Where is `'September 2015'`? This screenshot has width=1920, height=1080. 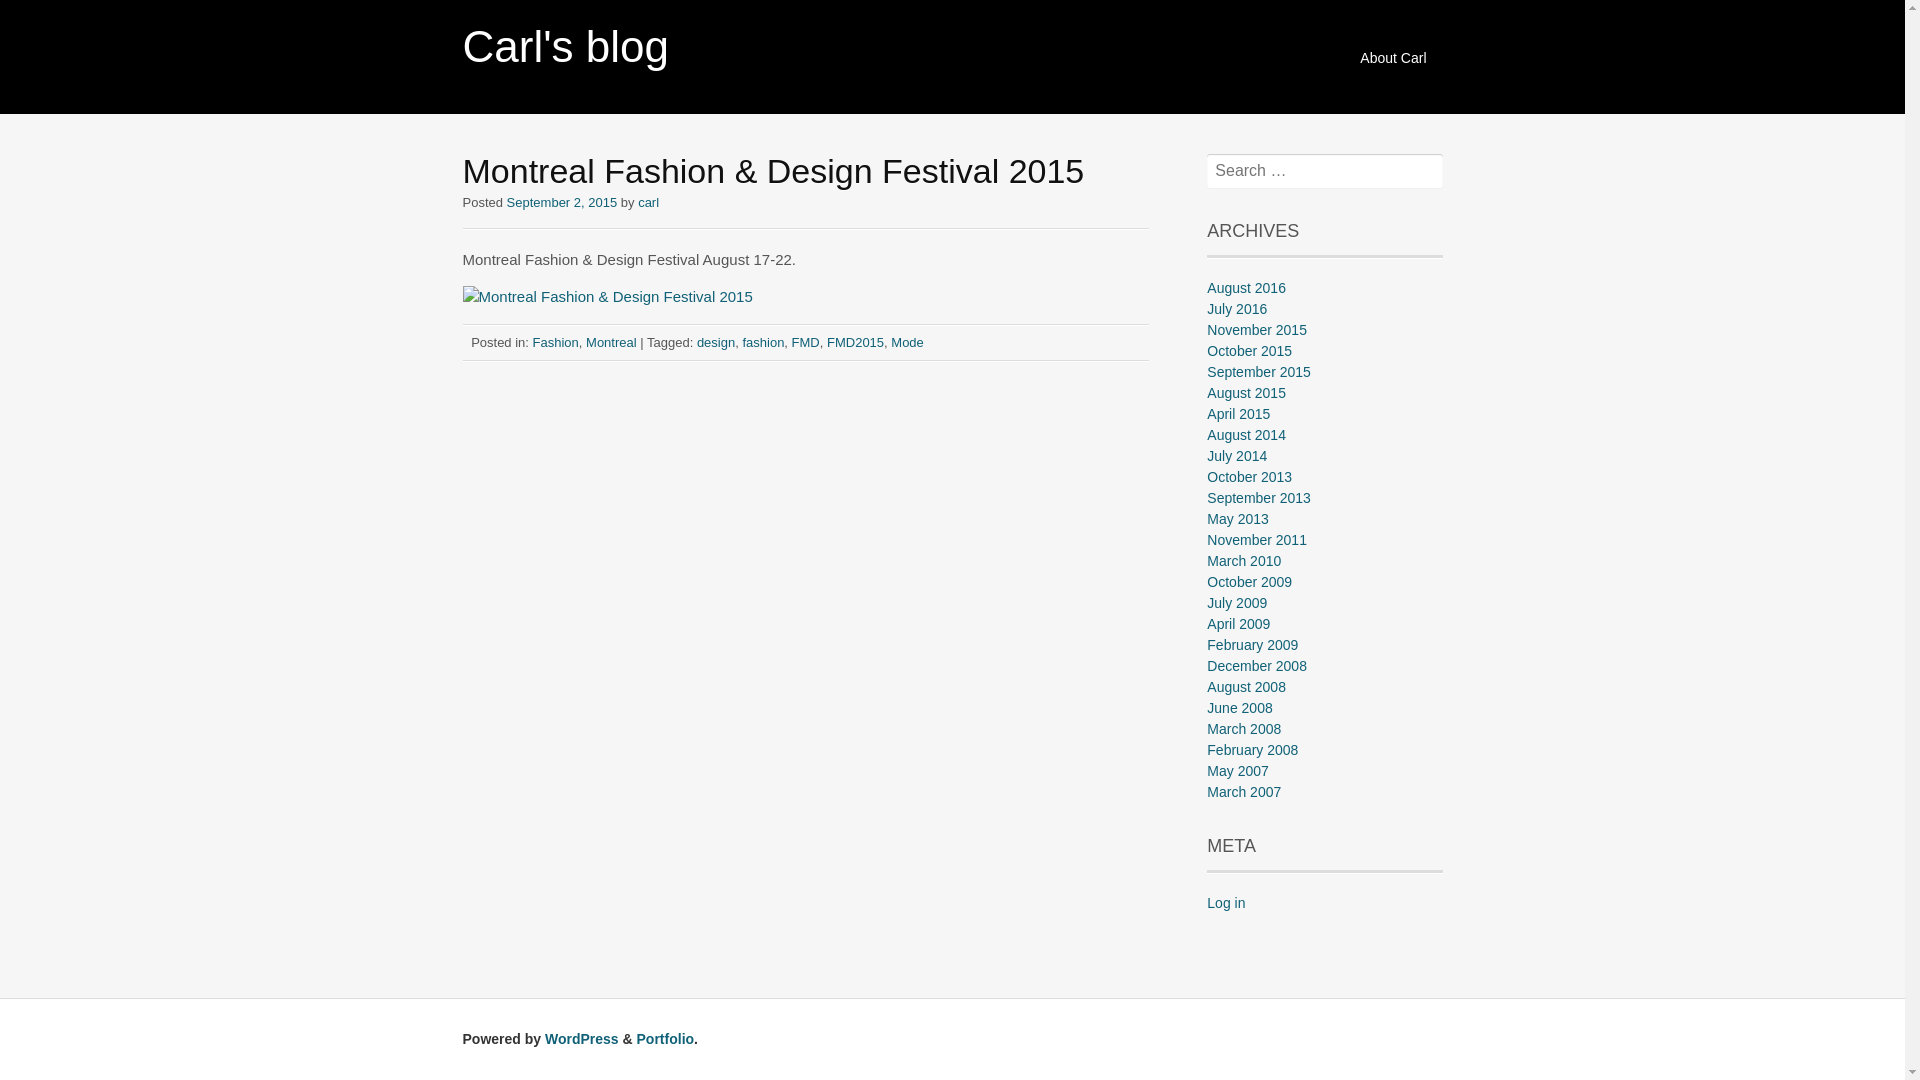
'September 2015' is located at coordinates (1257, 371).